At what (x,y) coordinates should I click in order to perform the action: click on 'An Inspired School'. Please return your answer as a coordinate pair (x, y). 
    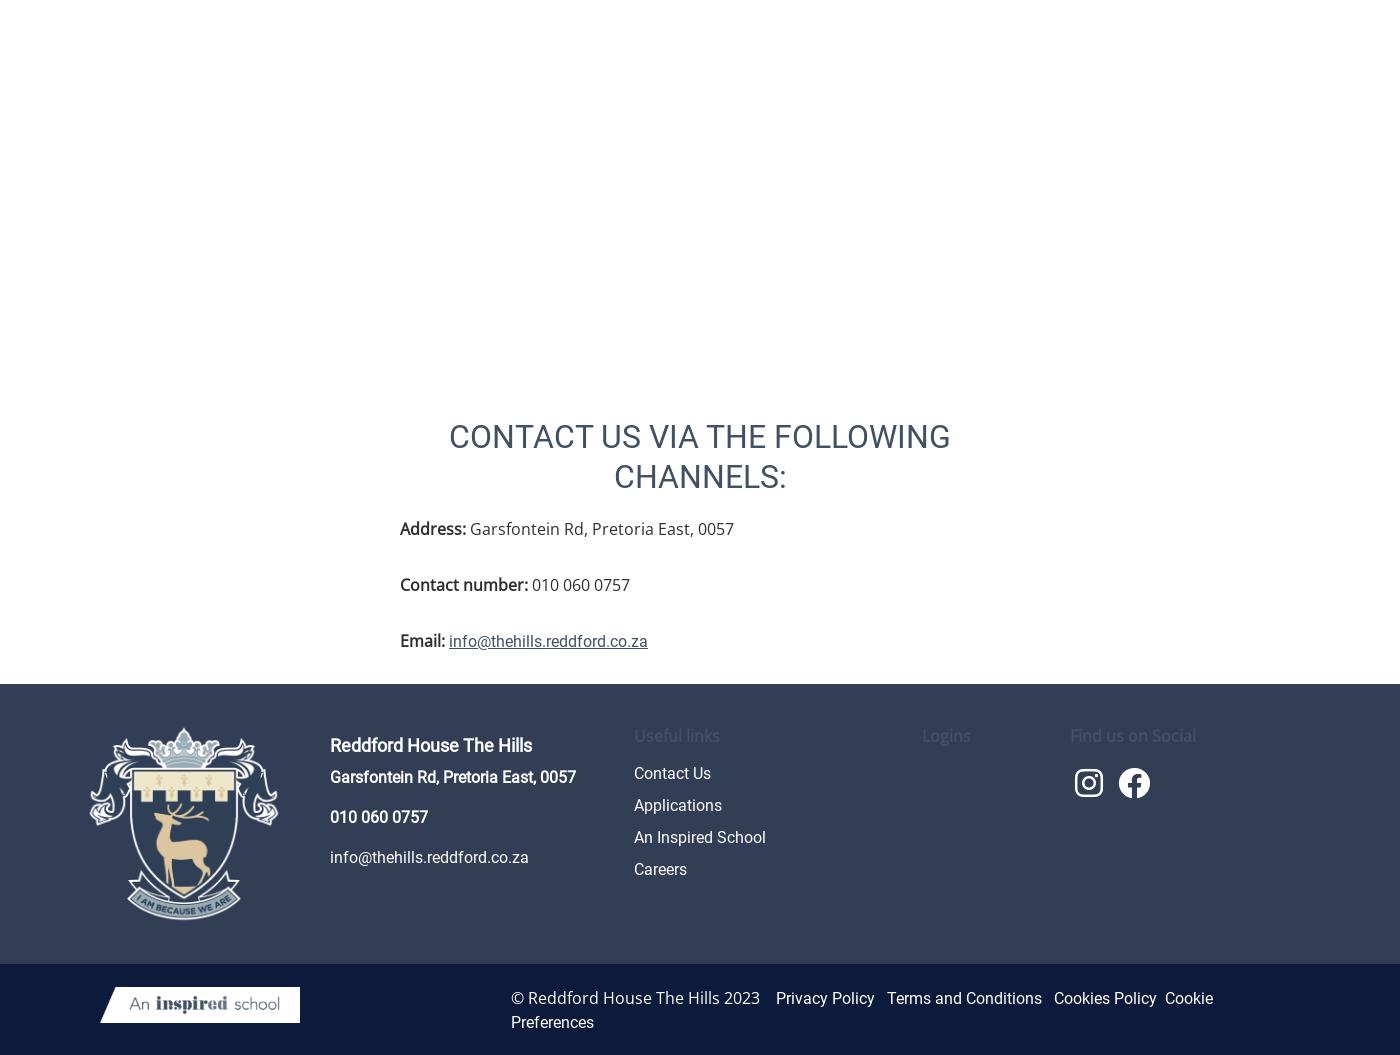
    Looking at the image, I should click on (700, 836).